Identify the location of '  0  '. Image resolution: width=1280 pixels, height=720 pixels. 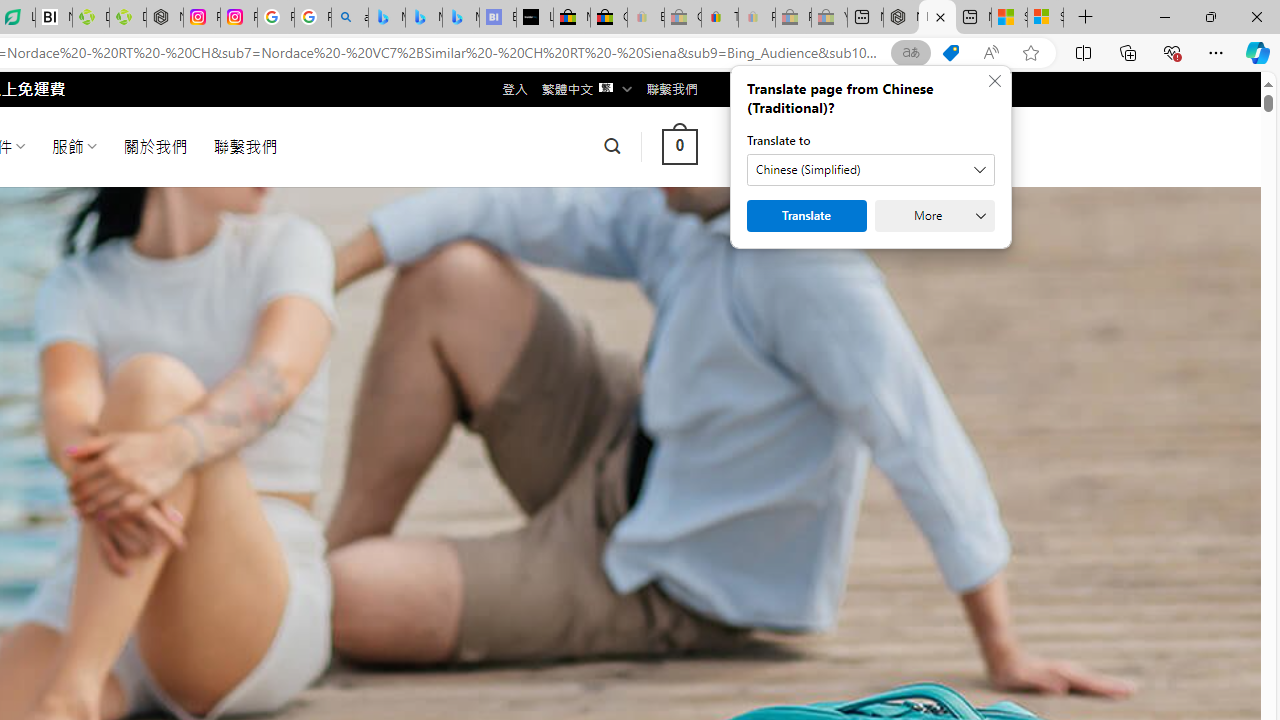
(679, 145).